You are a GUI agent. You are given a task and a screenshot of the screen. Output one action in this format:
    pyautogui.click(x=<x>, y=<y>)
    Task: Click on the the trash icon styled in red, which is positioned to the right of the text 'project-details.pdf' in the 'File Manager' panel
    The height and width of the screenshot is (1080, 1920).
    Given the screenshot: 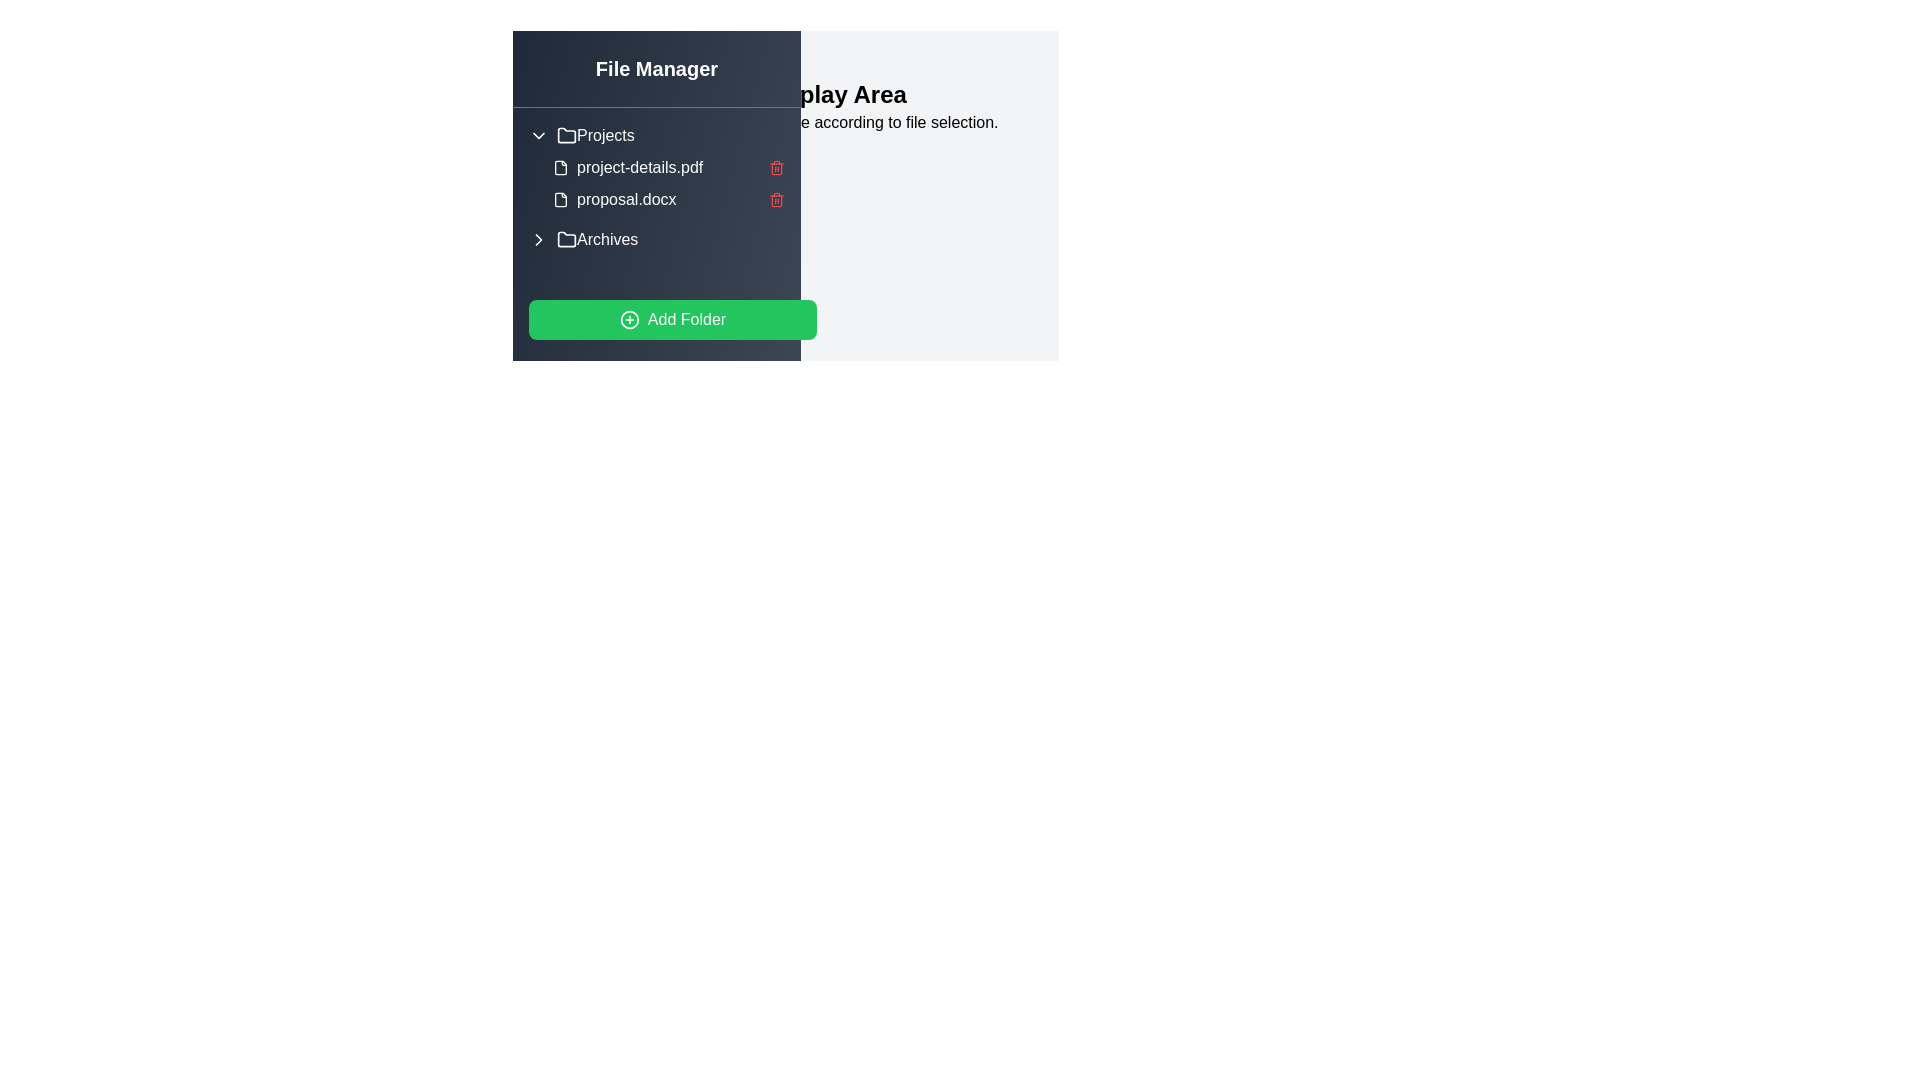 What is the action you would take?
    pyautogui.click(x=776, y=167)
    